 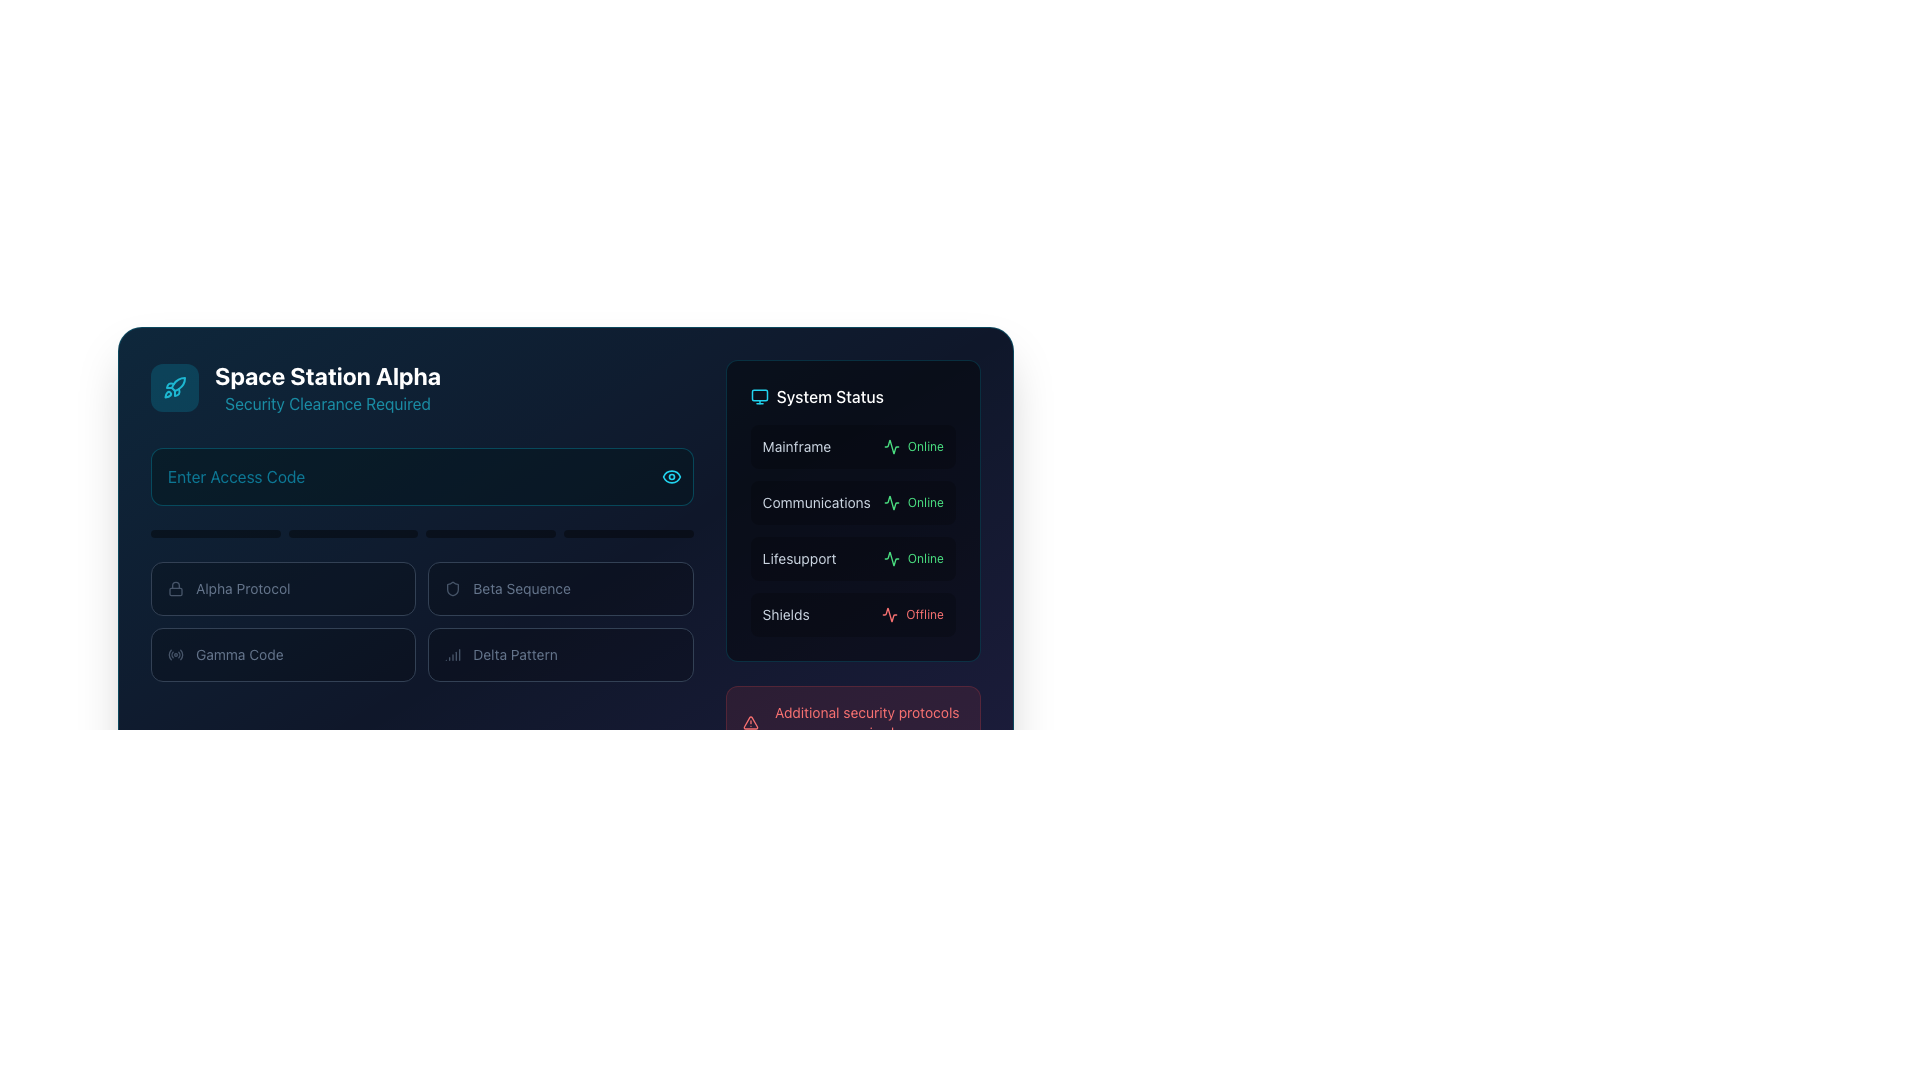 What do you see at coordinates (853, 509) in the screenshot?
I see `the Status indicator component, which is a rectangular box with a black background and cyan border labeled 'System Status', containing various online/offline status indicators` at bounding box center [853, 509].